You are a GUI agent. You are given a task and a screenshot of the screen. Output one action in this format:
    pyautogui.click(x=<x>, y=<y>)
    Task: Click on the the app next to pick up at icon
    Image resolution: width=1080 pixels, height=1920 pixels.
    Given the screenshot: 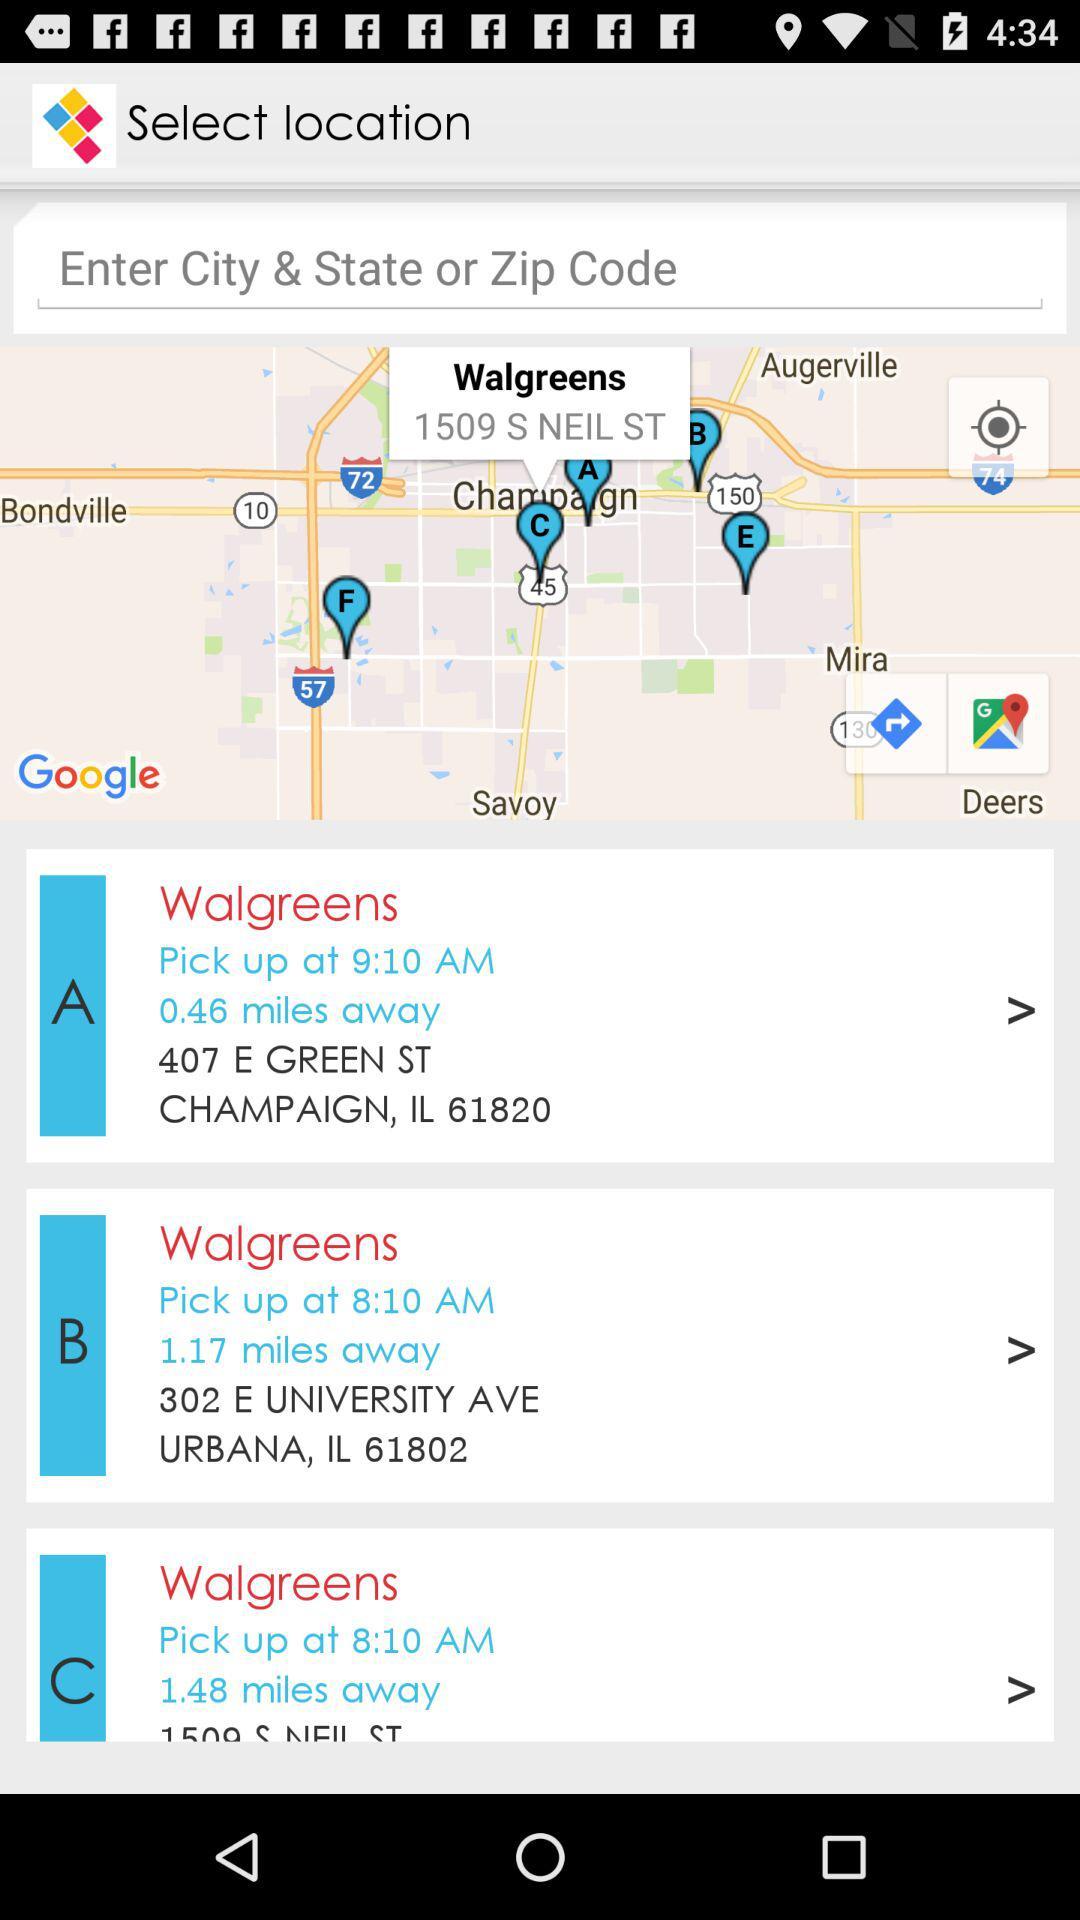 What is the action you would take?
    pyautogui.click(x=1020, y=1684)
    